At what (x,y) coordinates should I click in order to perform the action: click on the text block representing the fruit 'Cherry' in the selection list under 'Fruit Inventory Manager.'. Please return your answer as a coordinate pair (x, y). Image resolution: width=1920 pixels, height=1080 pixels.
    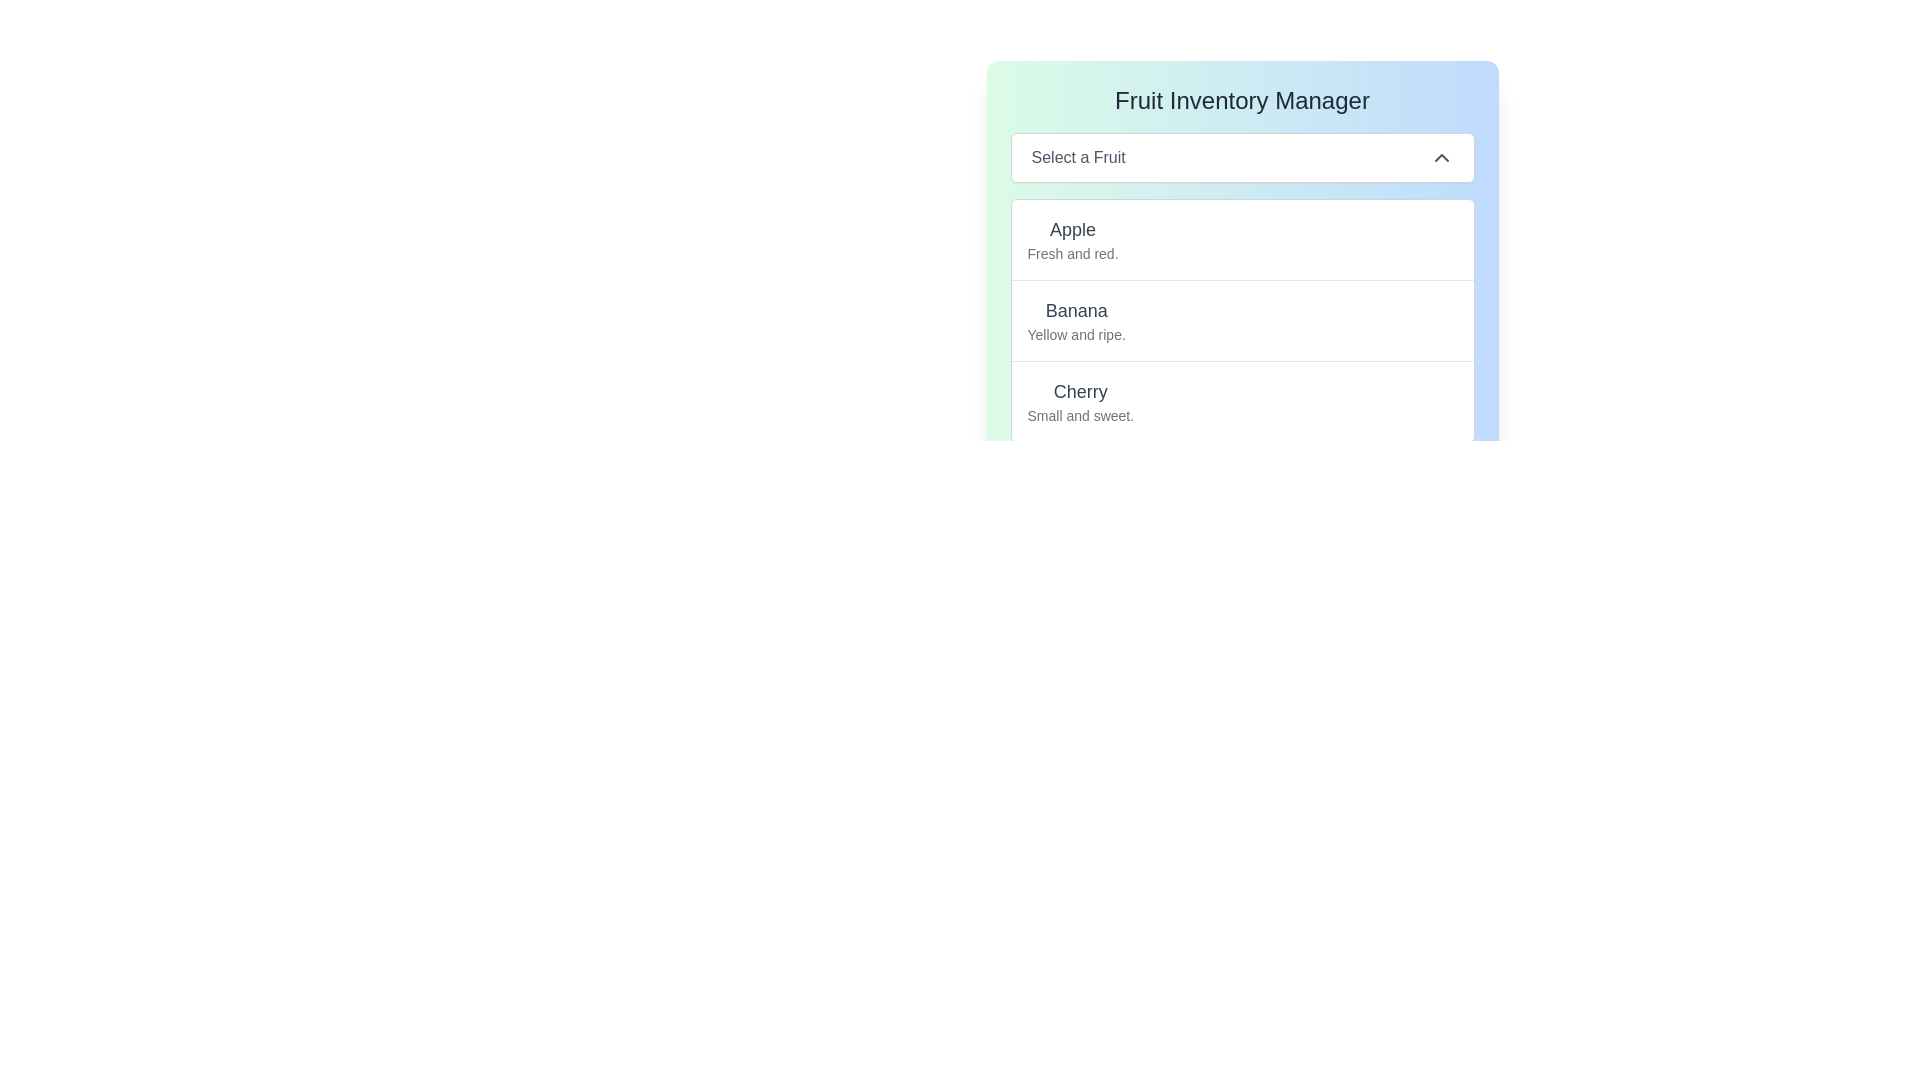
    Looking at the image, I should click on (1079, 401).